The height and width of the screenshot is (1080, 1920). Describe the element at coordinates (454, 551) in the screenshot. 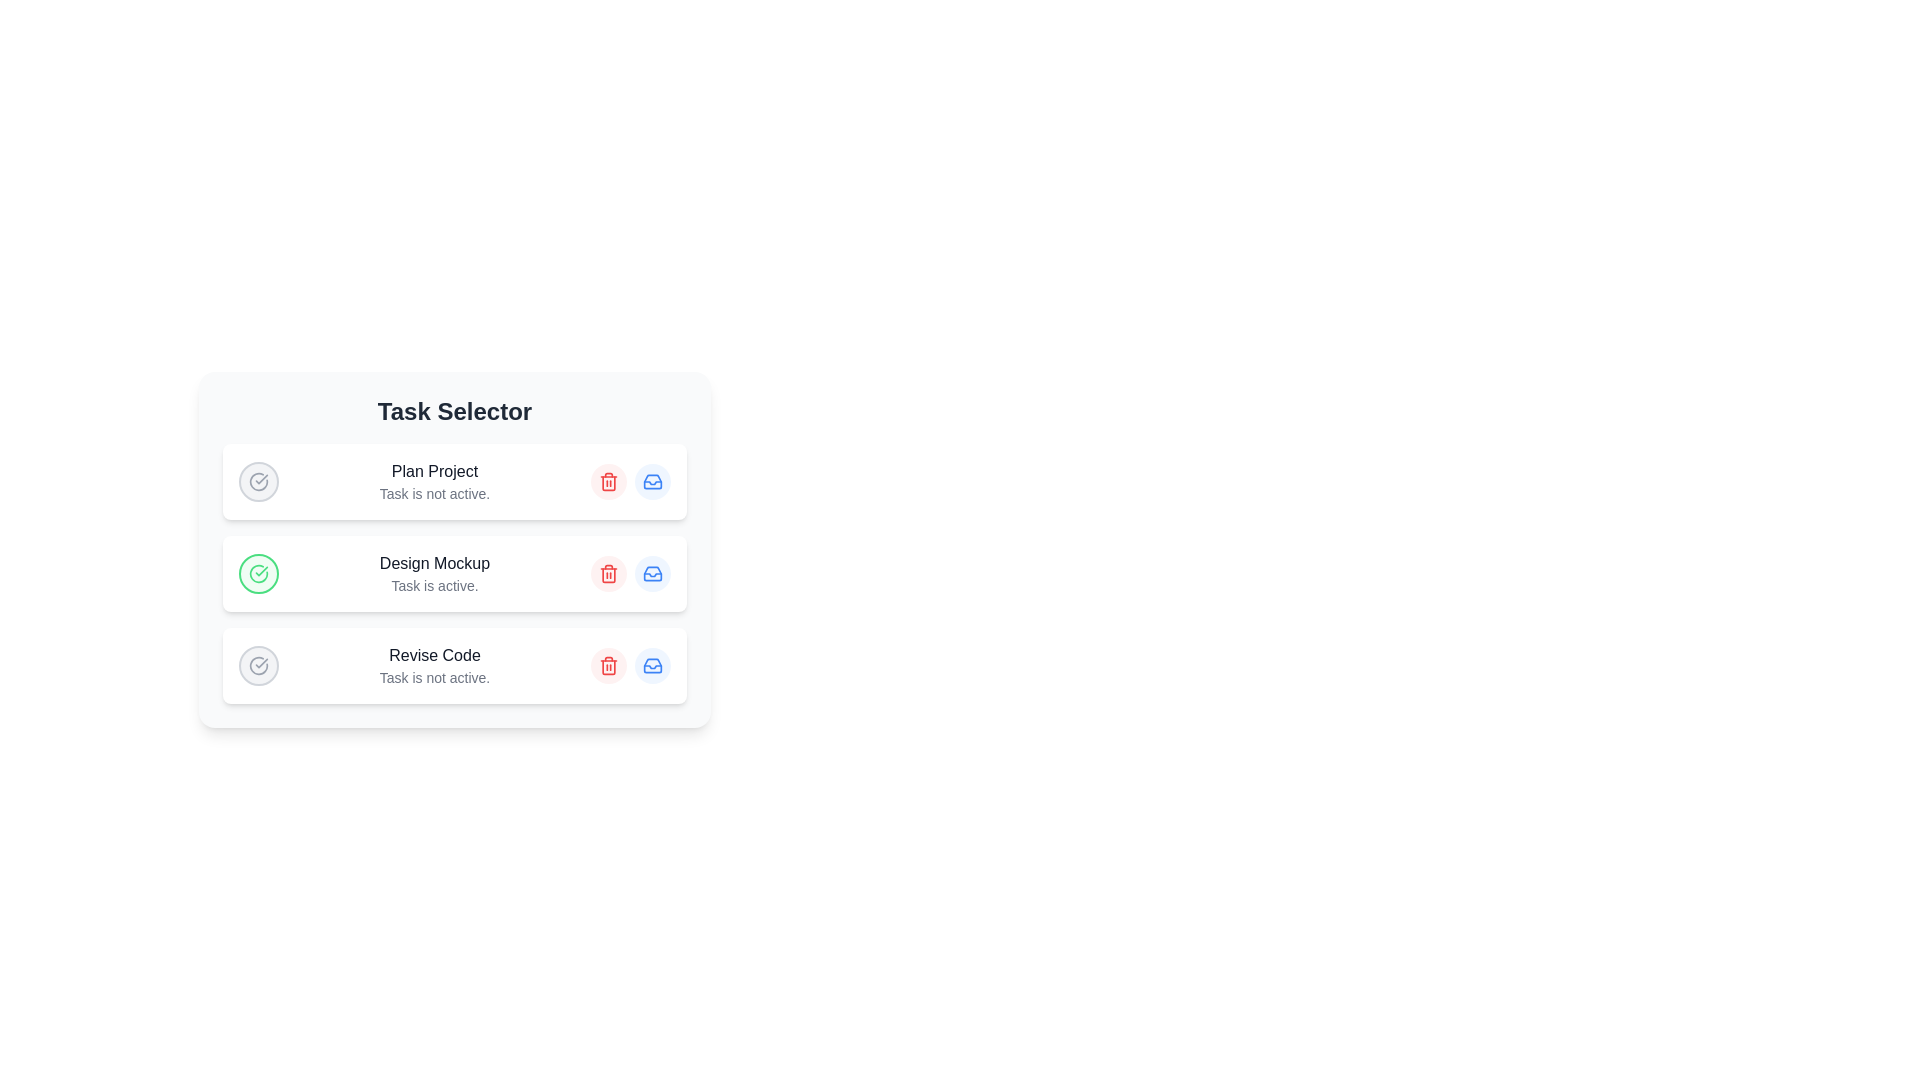

I see `the green check icon of the second interactive task card in the 'Task Selector' section to confirm the activity status` at that location.